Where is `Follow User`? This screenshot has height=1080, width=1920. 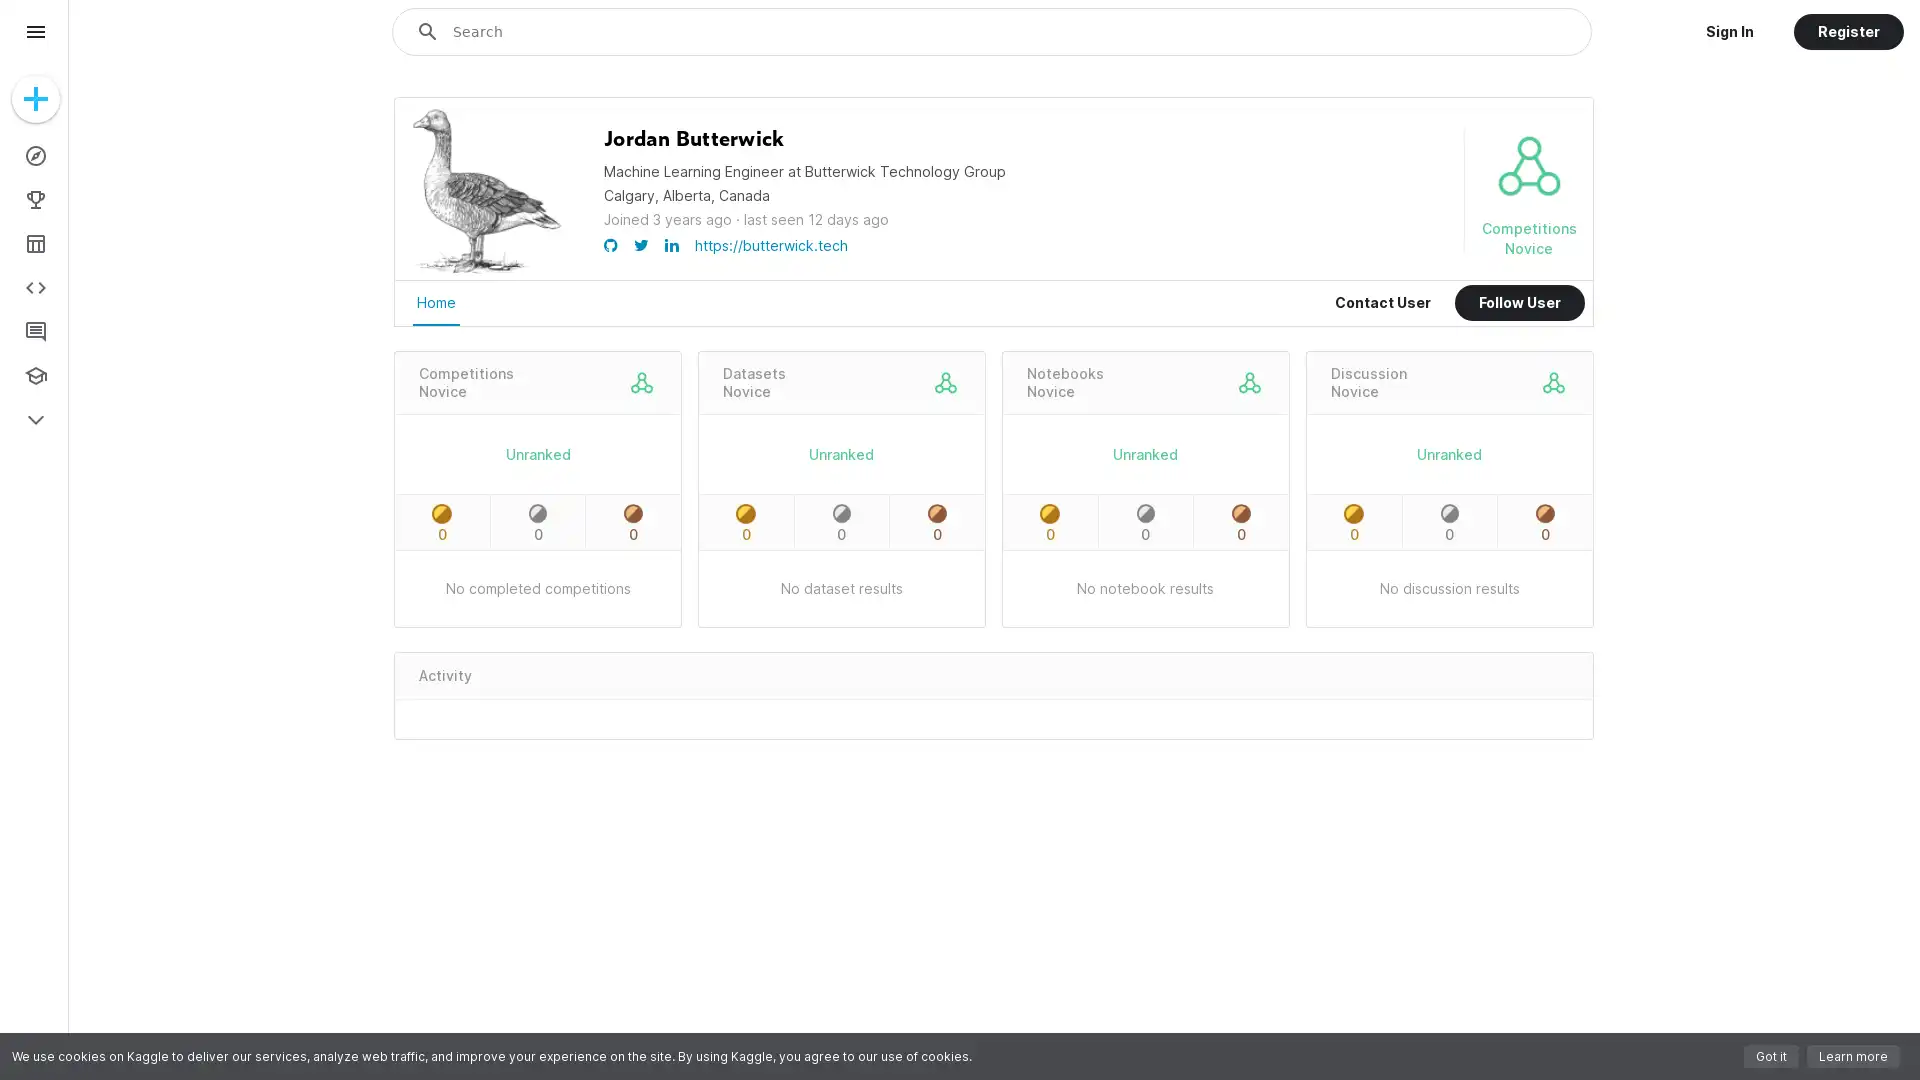 Follow User is located at coordinates (1520, 303).